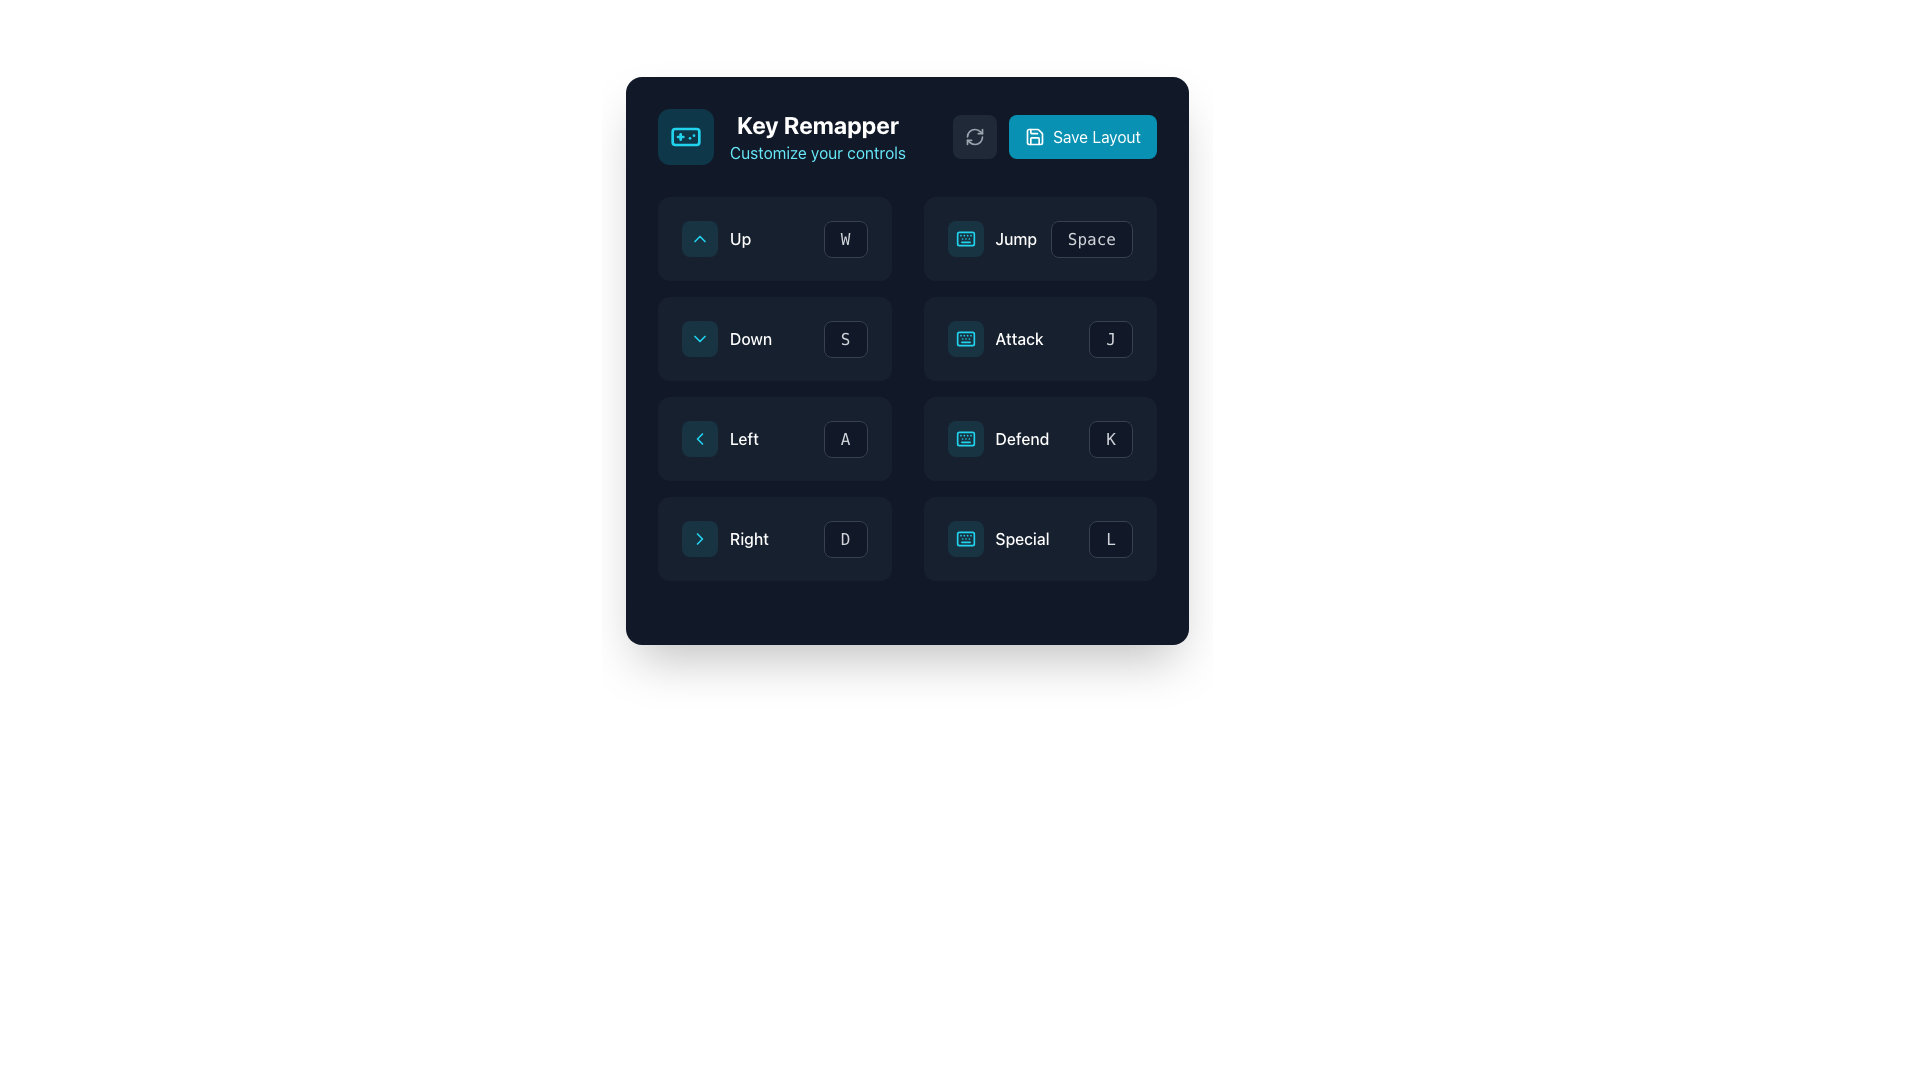  Describe the element at coordinates (1035, 136) in the screenshot. I see `the compact, square-shaped SVG icon representing a save action, located to the left of the 'Save Layout' button's text label` at that location.